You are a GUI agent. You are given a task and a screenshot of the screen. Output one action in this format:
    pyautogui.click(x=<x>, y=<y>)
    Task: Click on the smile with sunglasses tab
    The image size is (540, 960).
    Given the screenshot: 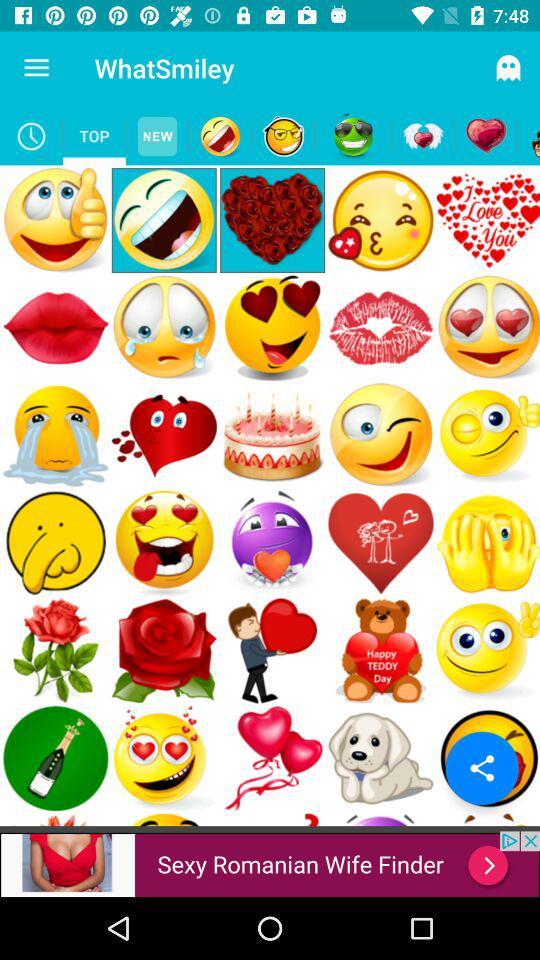 What is the action you would take?
    pyautogui.click(x=352, y=135)
    